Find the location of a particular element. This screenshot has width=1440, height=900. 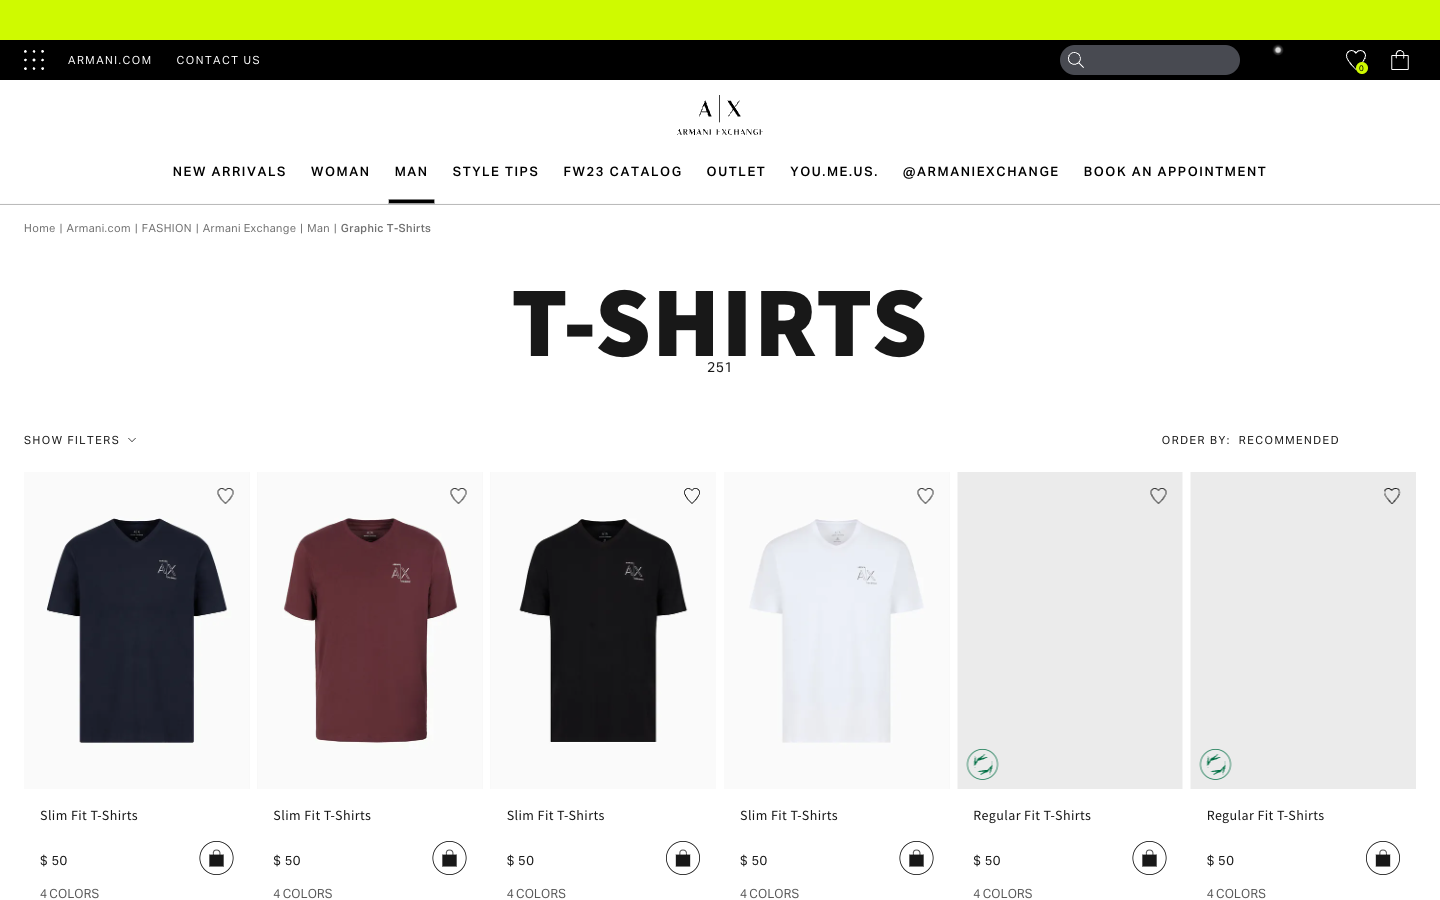

Procure the 4th item by selecting the relative shopping bag icon is located at coordinates (915, 857).